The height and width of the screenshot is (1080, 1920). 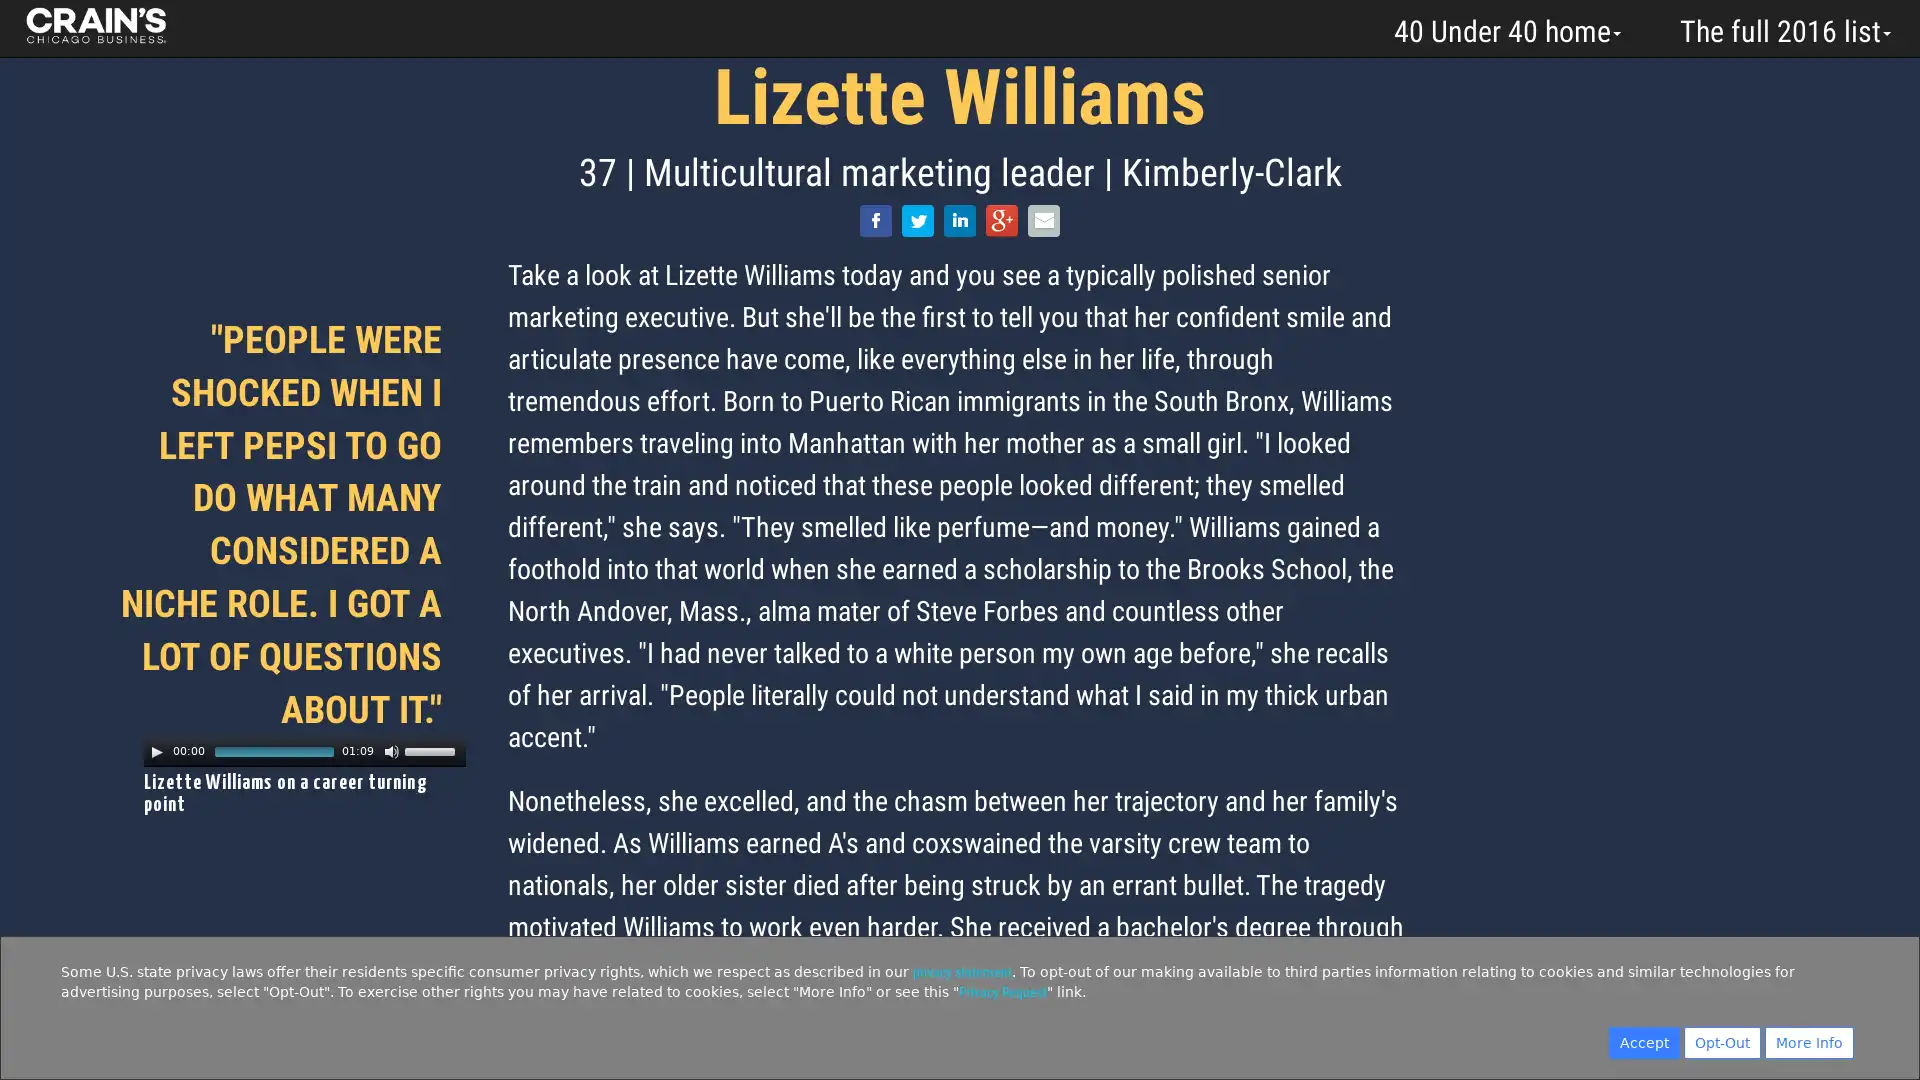 I want to click on Opt-Out, so click(x=1721, y=1041).